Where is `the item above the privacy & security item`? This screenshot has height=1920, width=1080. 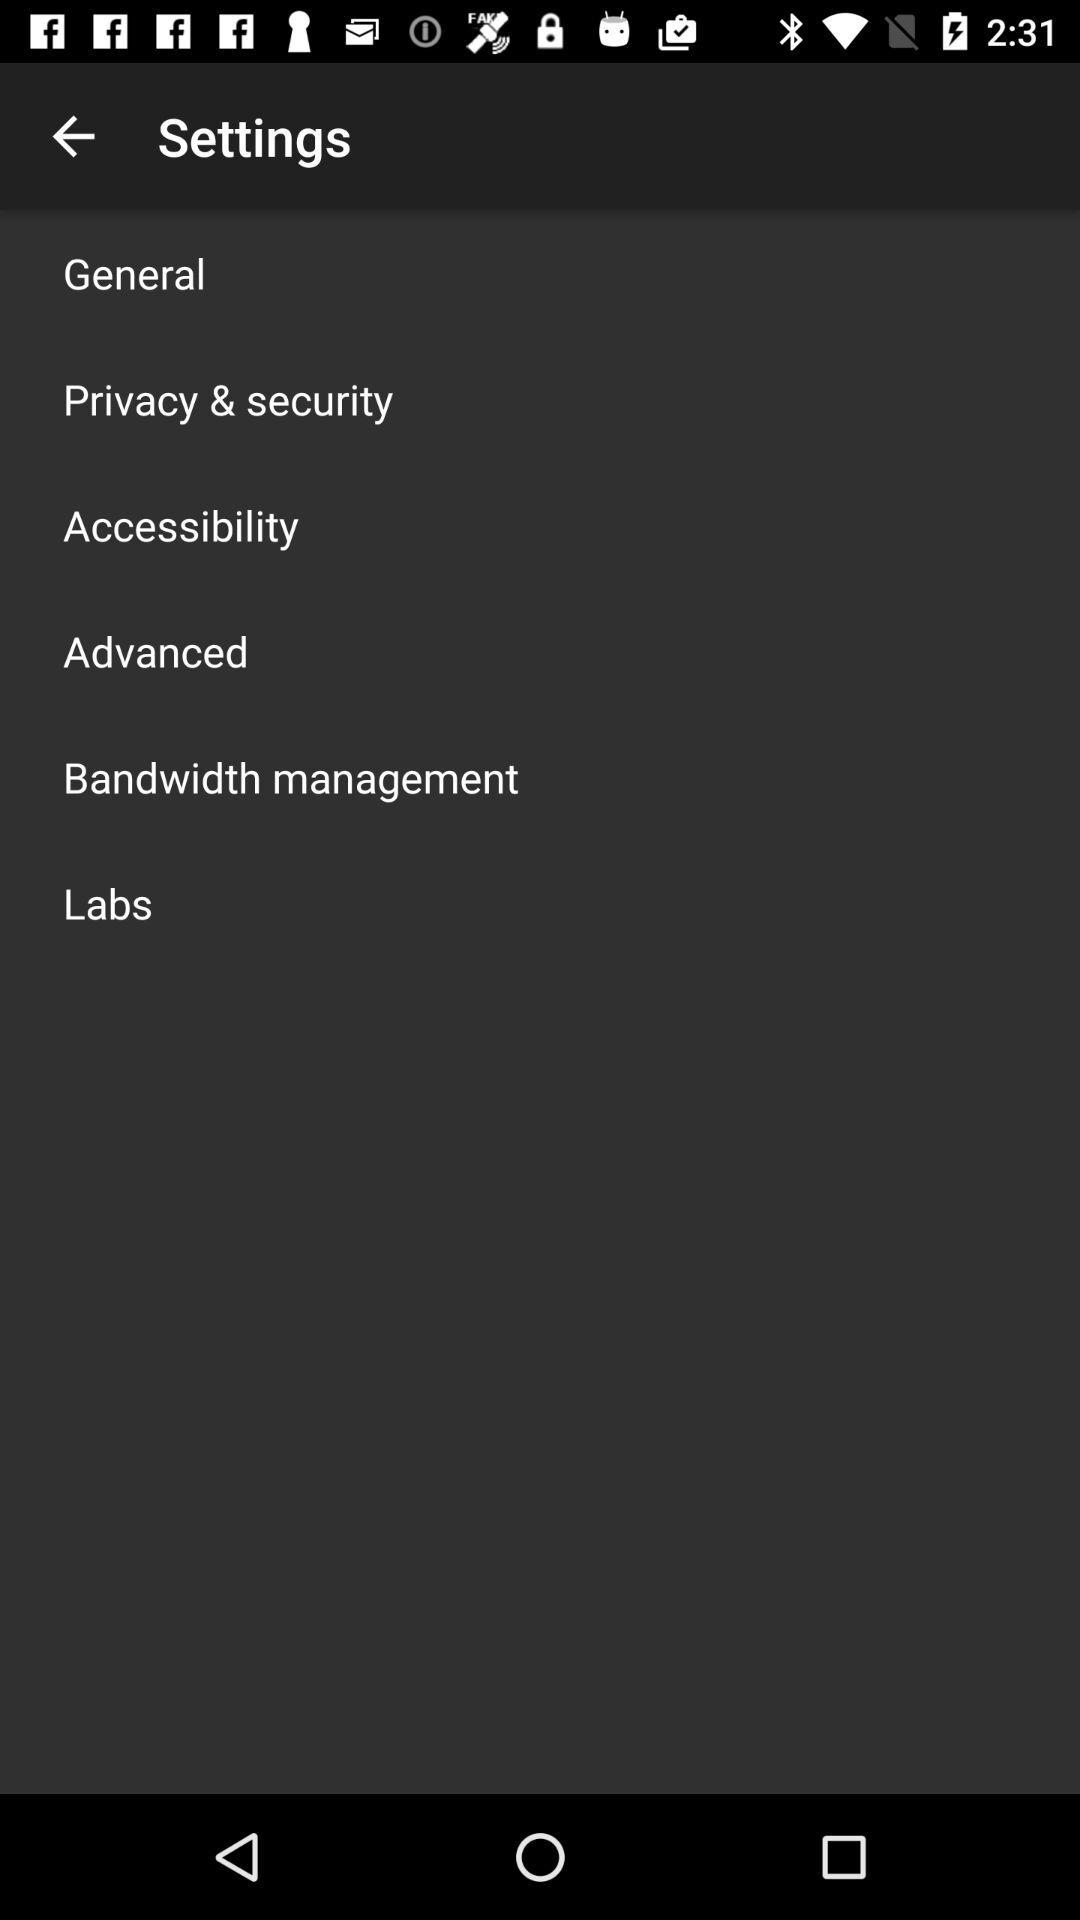
the item above the privacy & security item is located at coordinates (134, 272).